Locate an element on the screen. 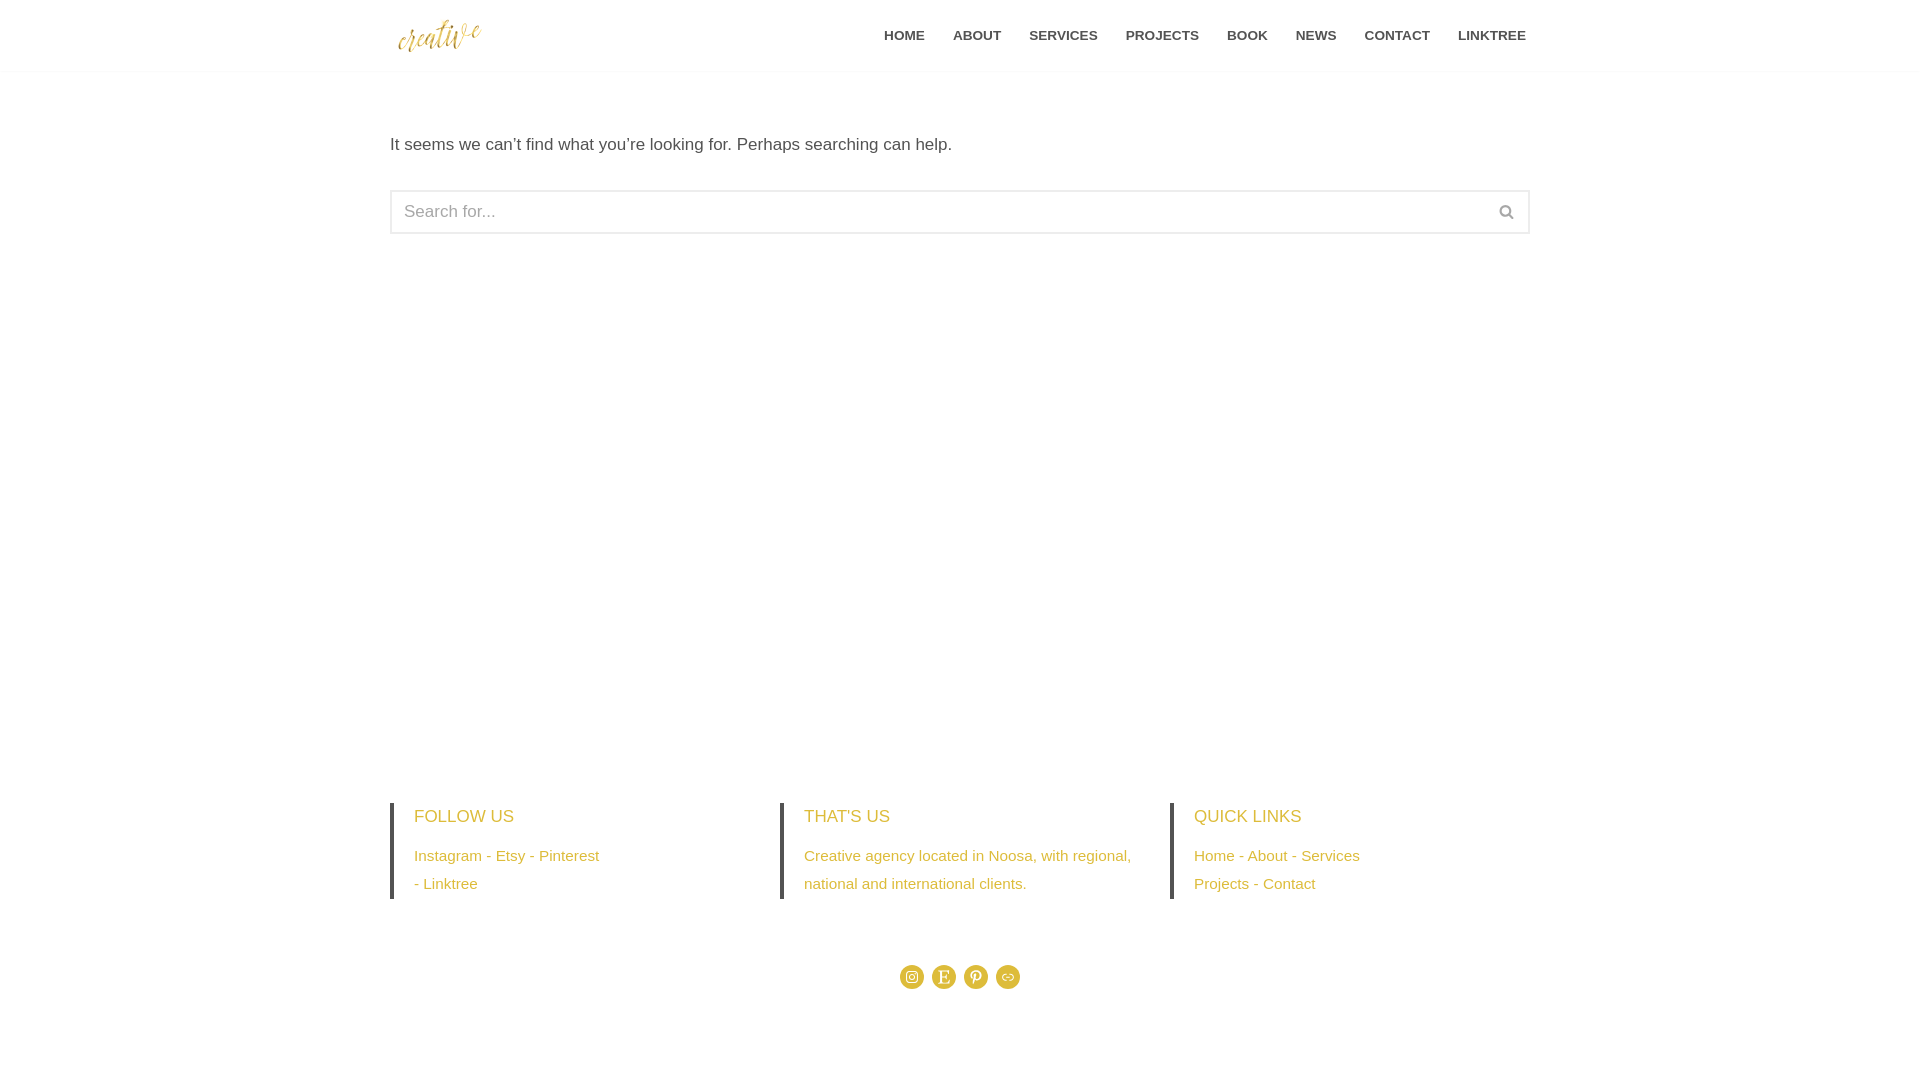 The image size is (1920, 1080). 'Contact' is located at coordinates (1289, 882).